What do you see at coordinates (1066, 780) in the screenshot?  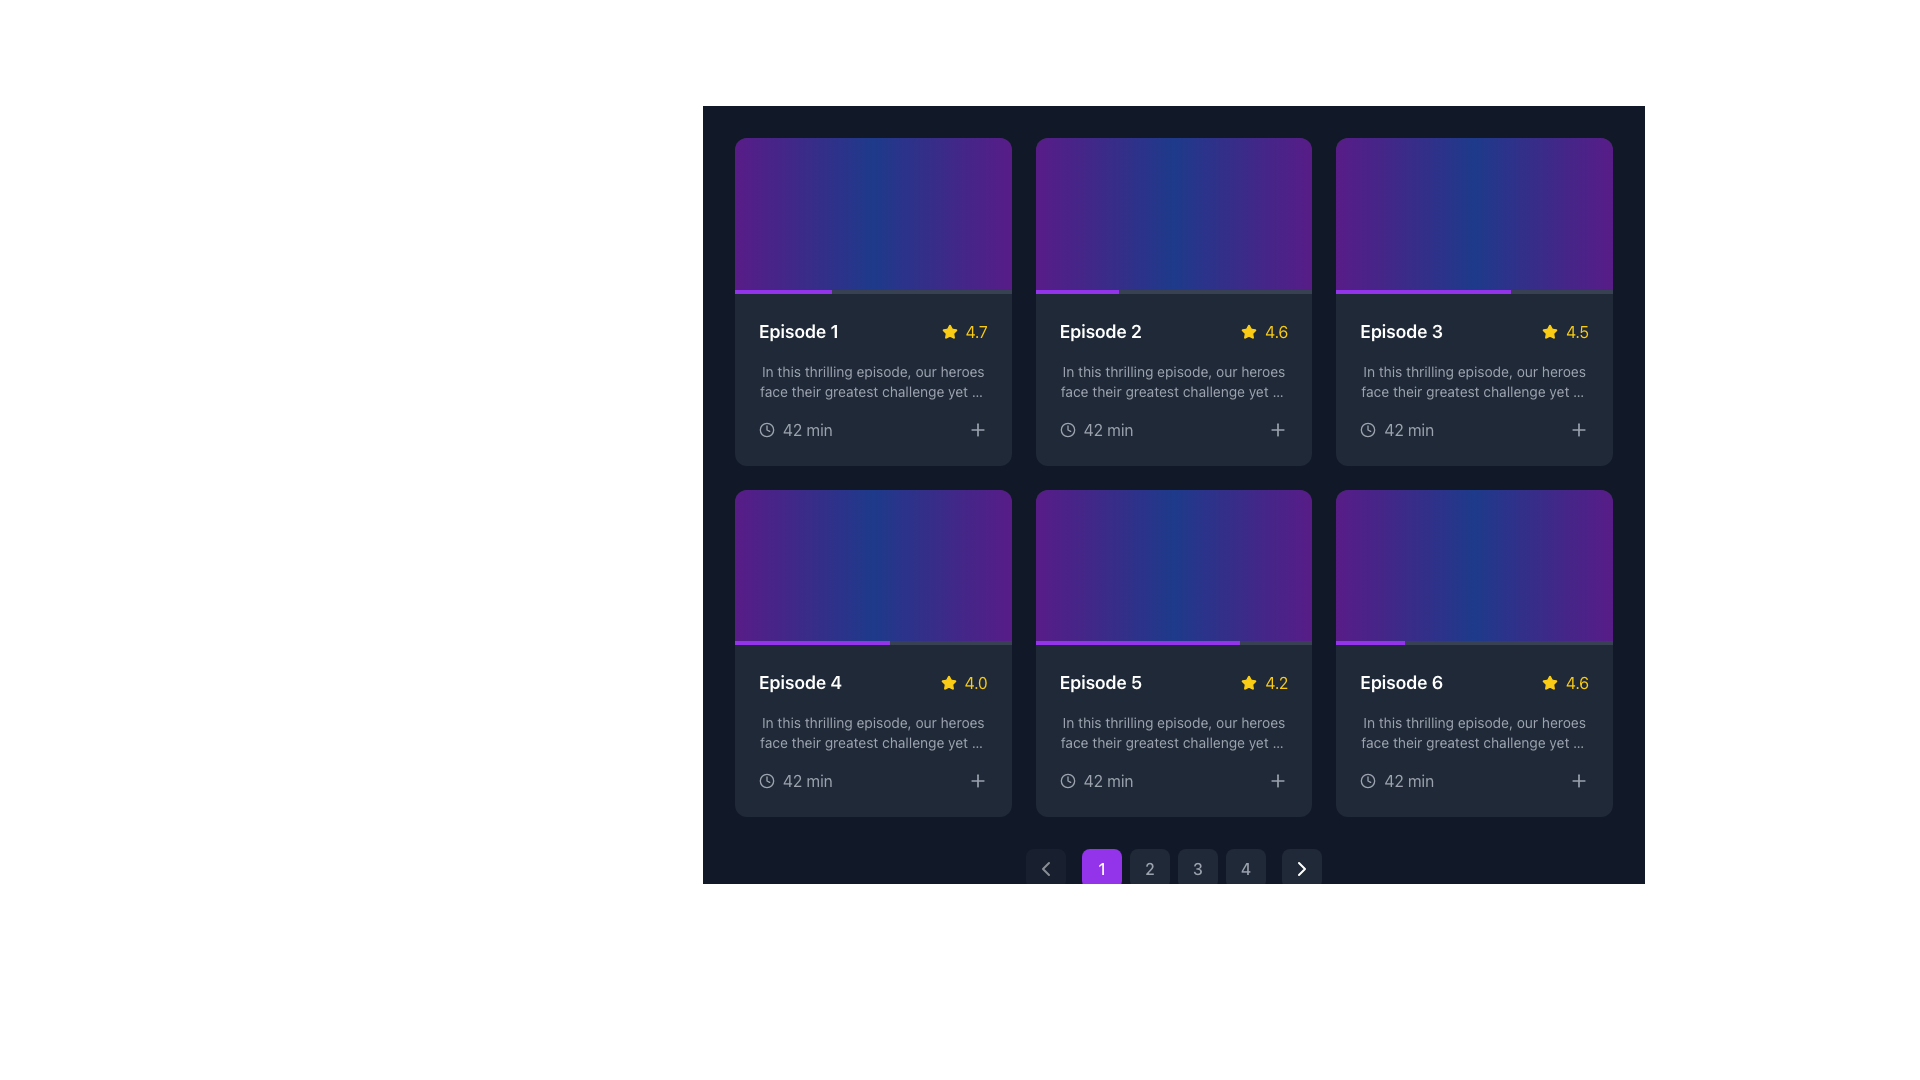 I see `the graphical icon (circle within a clock icon) located in the lower right corner of the card for 'Episode 5', which visually represents the duration of the episode` at bounding box center [1066, 780].